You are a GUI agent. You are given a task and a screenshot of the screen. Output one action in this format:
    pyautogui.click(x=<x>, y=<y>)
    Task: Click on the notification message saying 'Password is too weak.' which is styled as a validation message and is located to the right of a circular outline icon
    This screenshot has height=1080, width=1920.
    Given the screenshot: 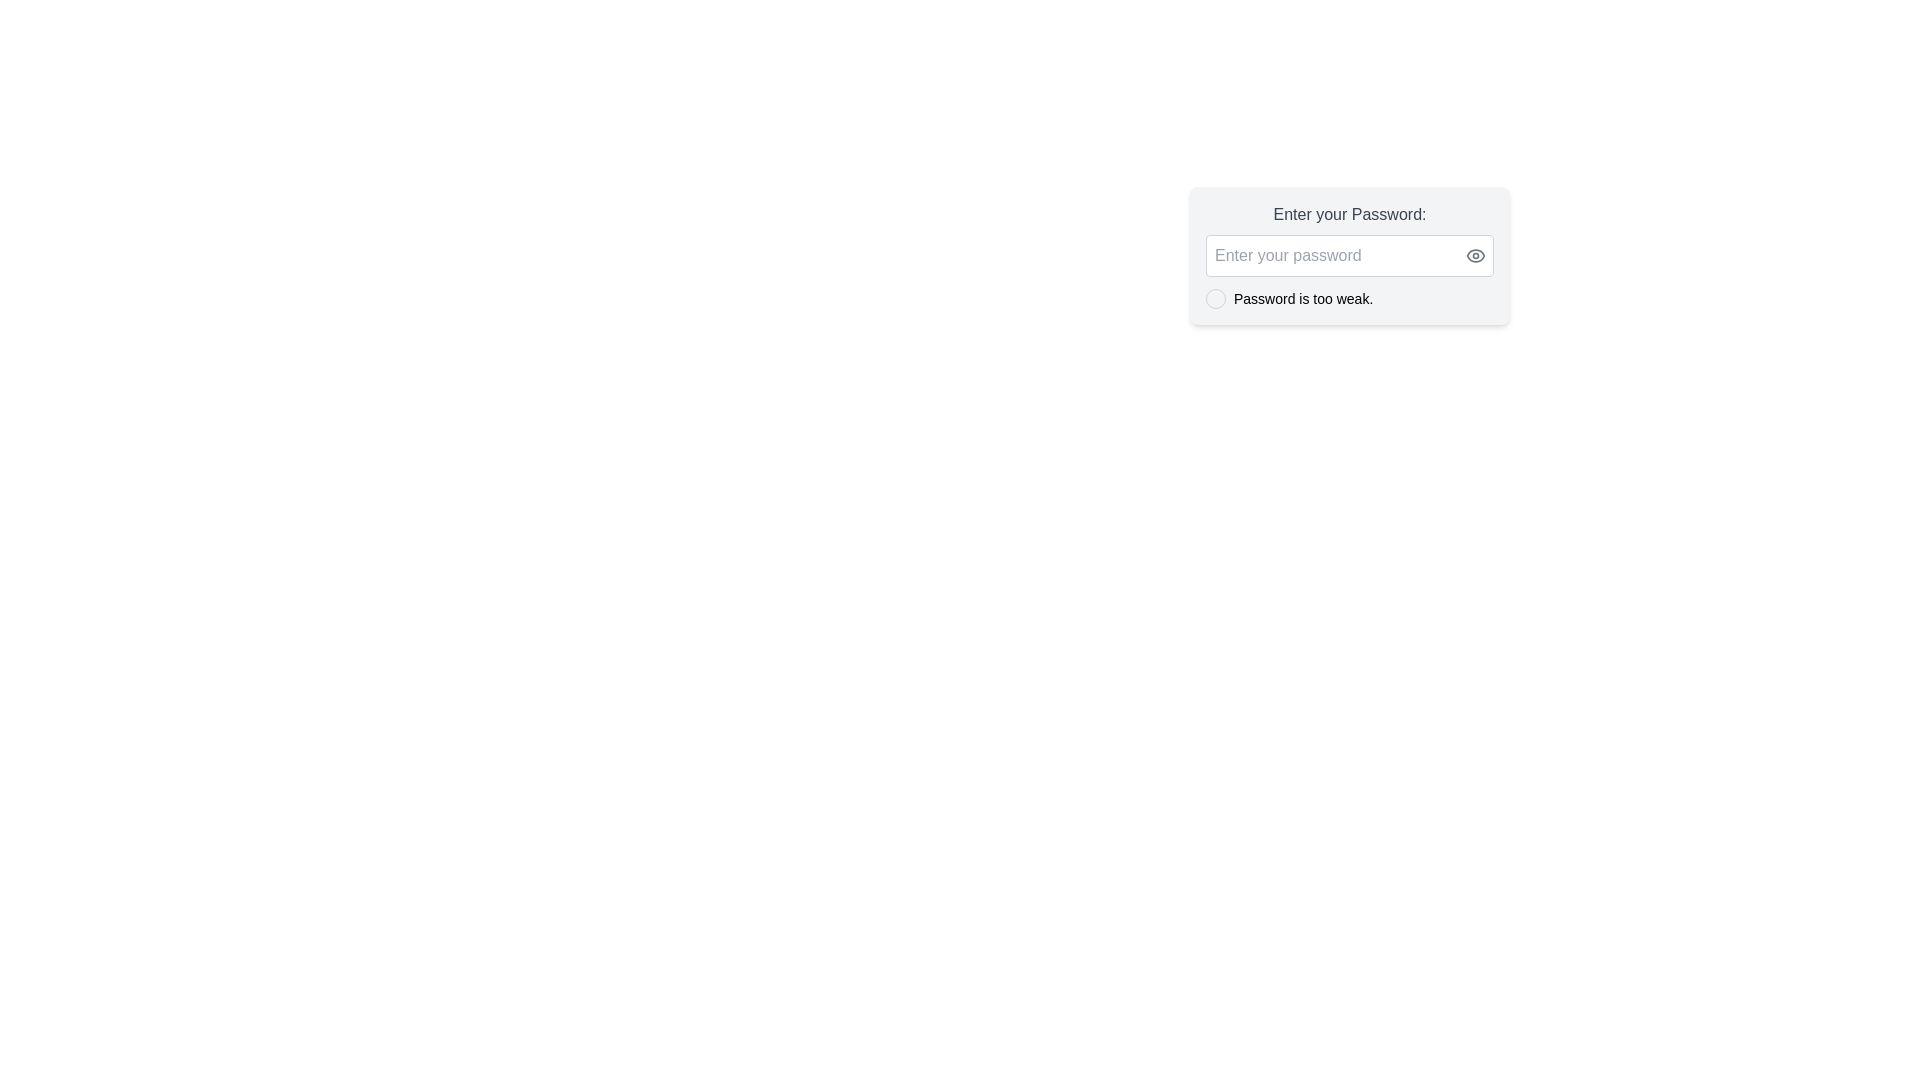 What is the action you would take?
    pyautogui.click(x=1303, y=299)
    